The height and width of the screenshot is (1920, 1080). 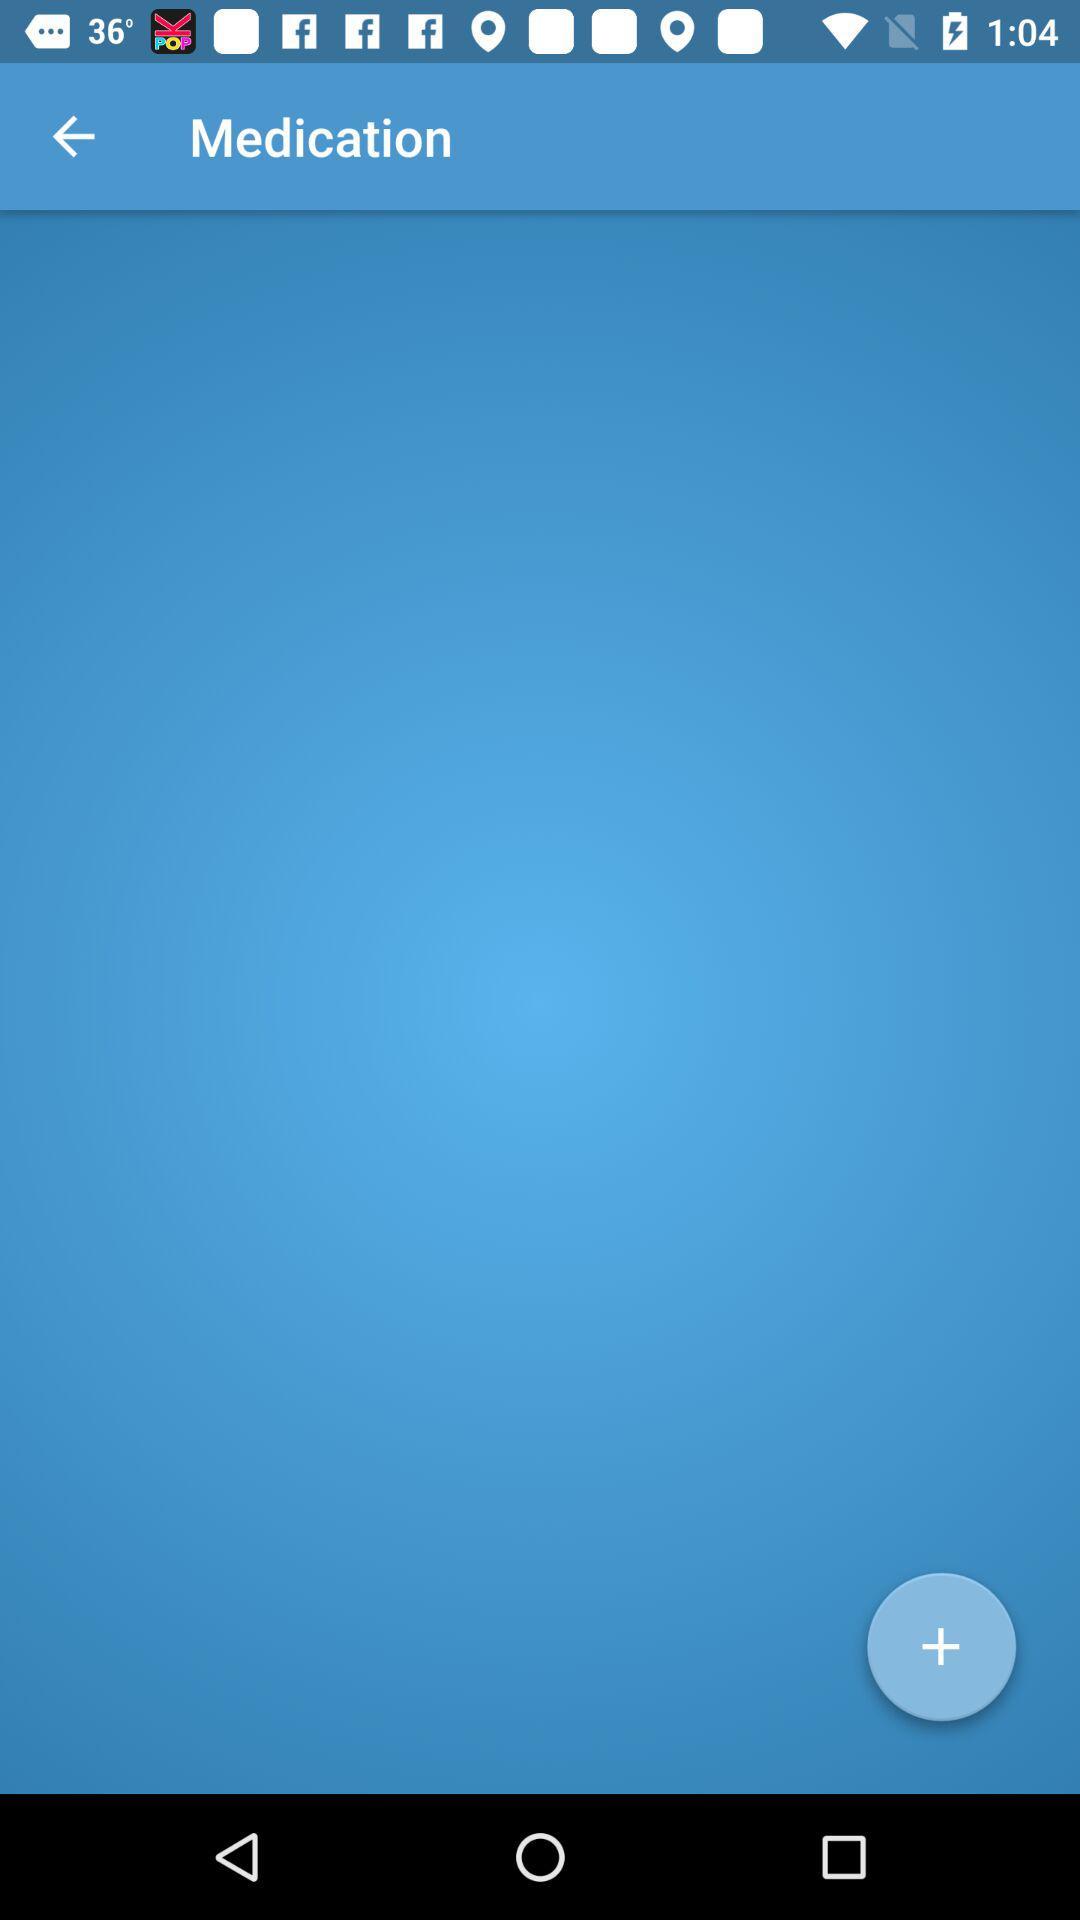 I want to click on icon next to medication icon, so click(x=72, y=135).